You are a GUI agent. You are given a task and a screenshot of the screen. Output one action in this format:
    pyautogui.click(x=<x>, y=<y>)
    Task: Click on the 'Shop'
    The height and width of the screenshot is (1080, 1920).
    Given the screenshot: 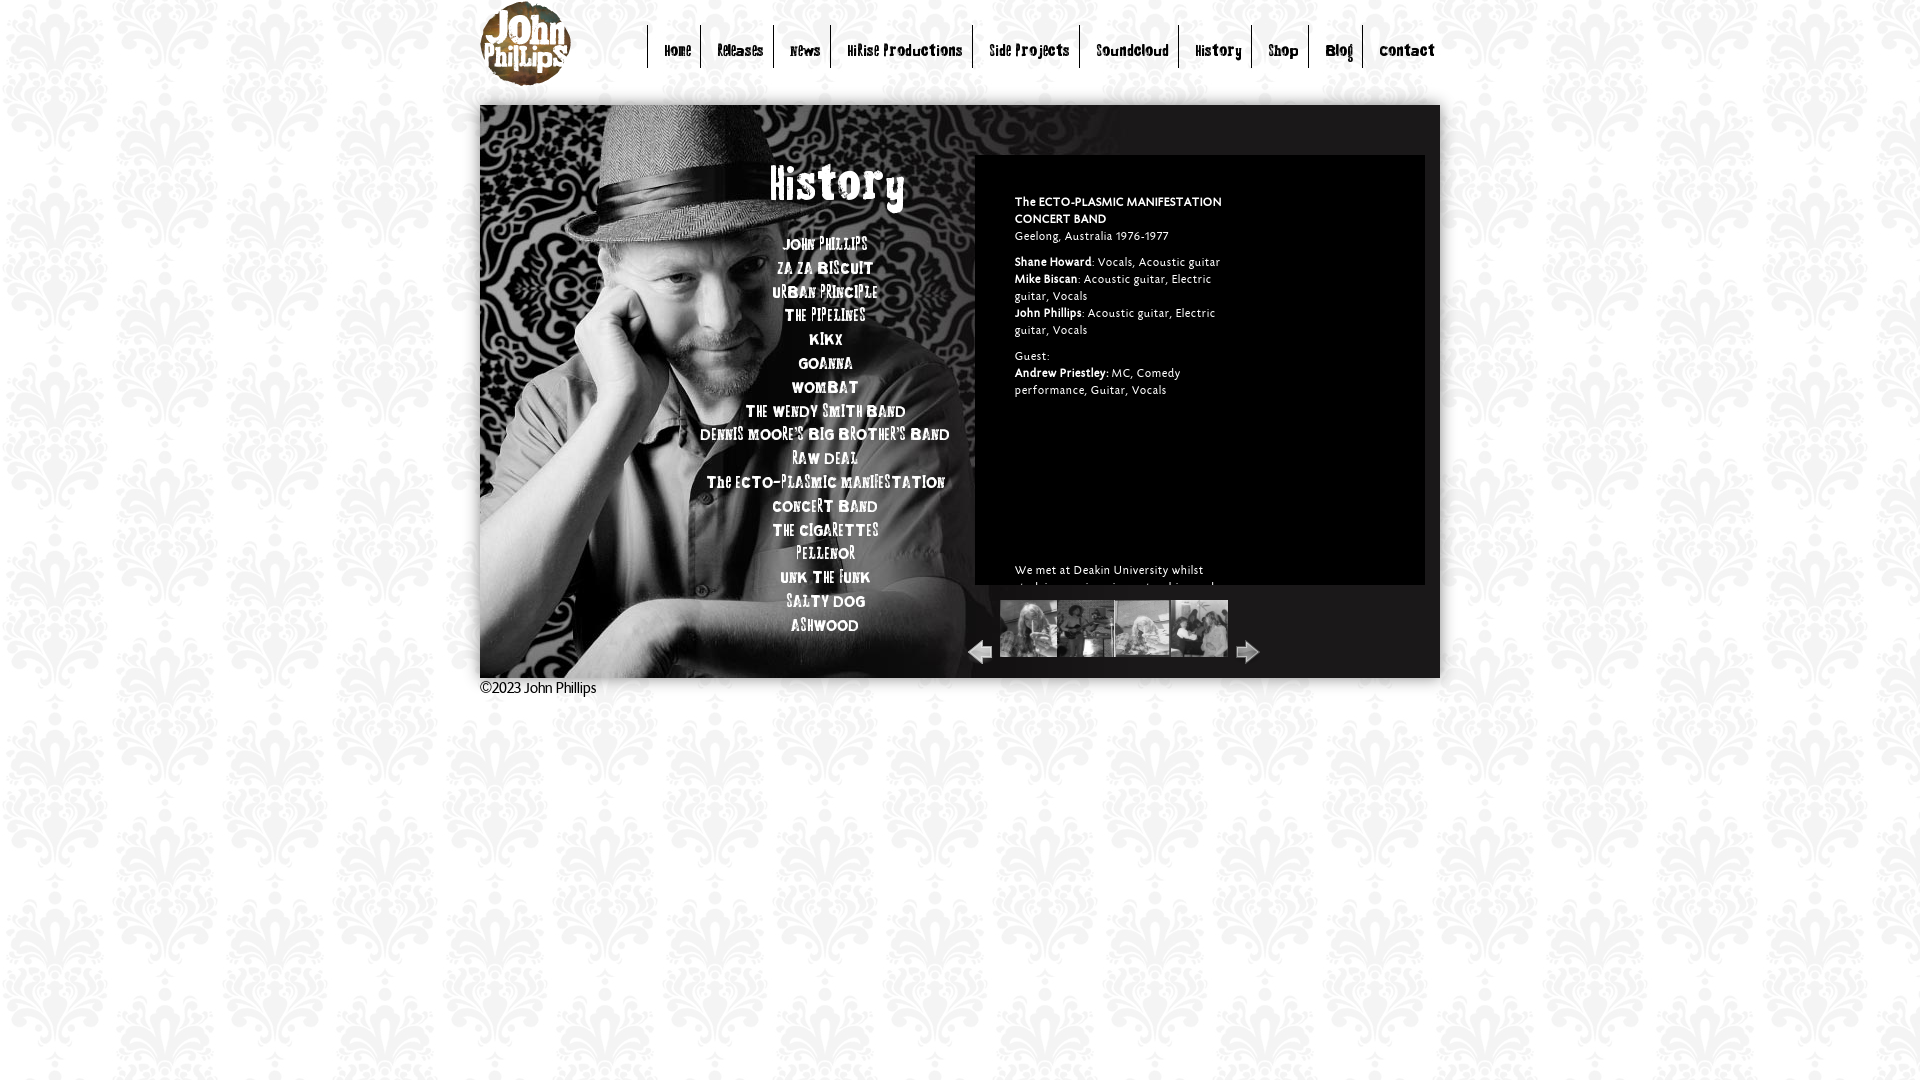 What is the action you would take?
    pyautogui.click(x=1283, y=51)
    